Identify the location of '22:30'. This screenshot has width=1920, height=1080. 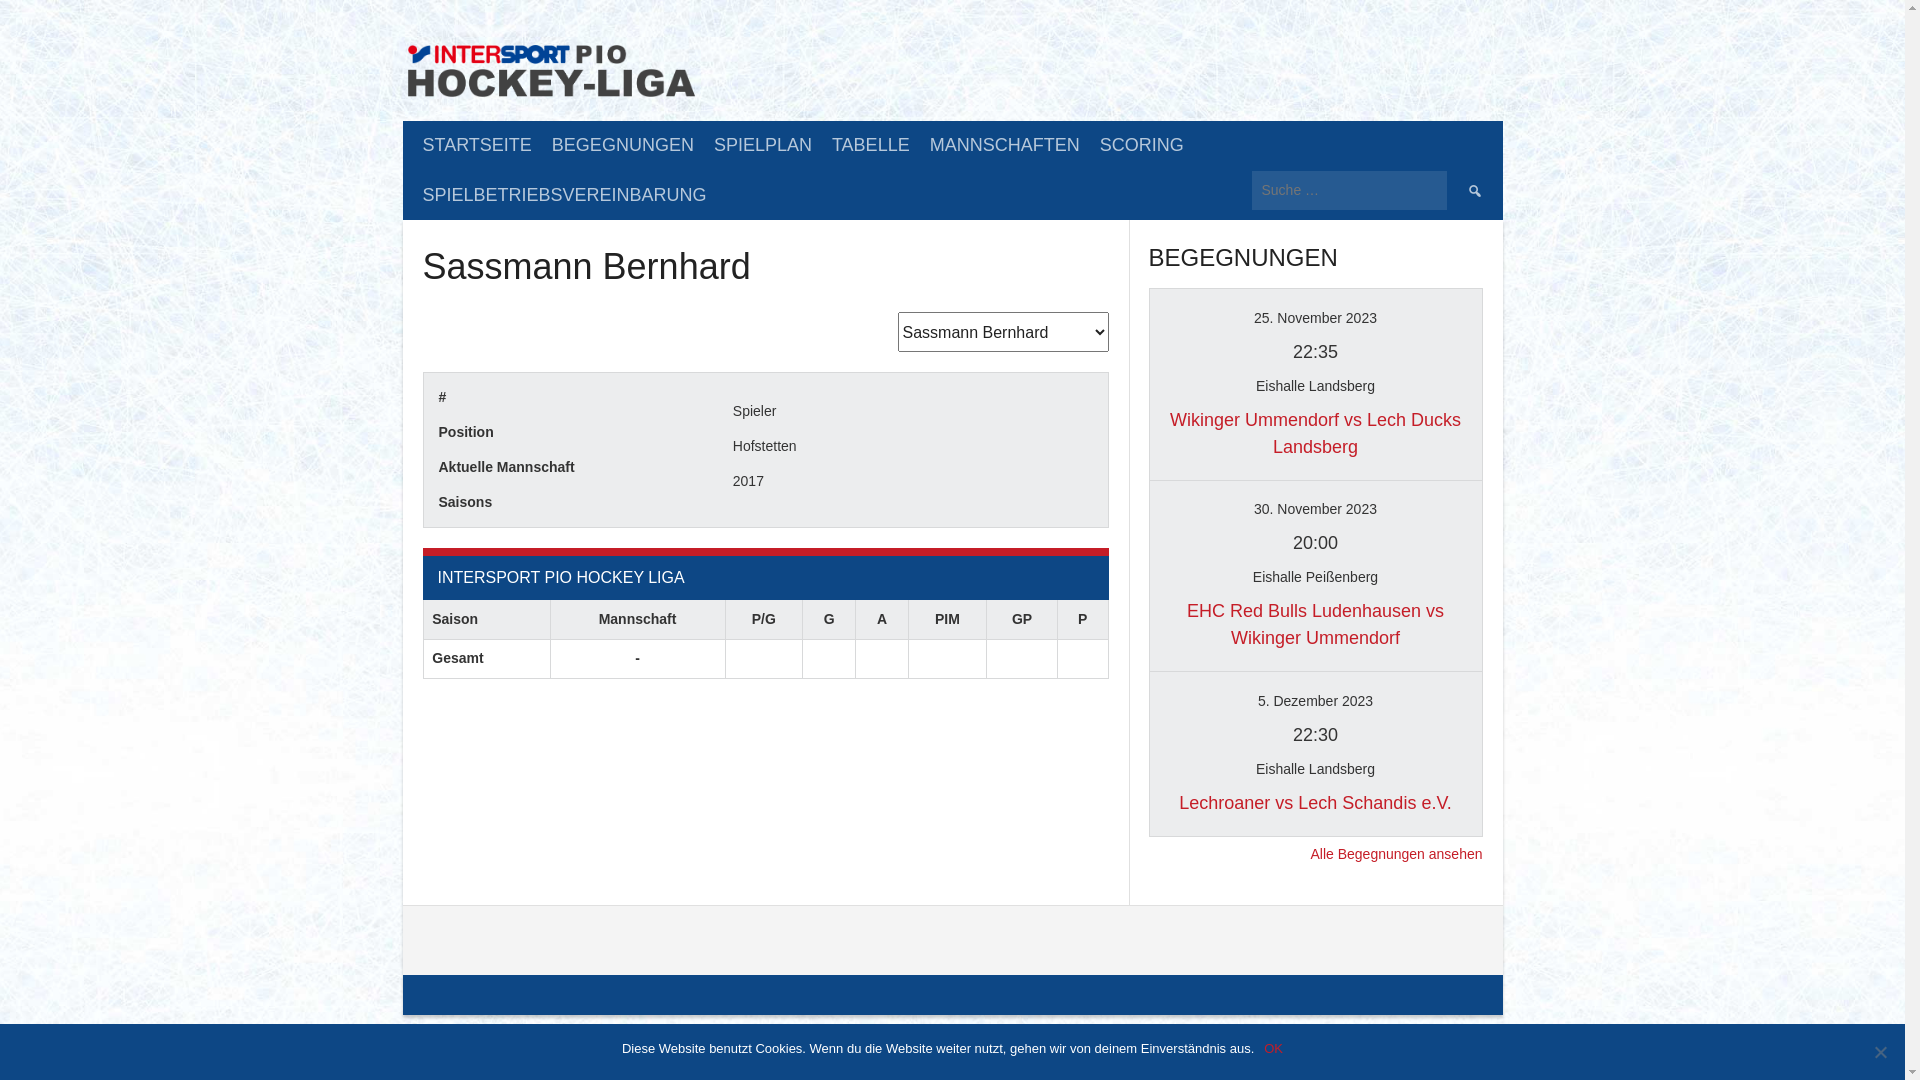
(1315, 735).